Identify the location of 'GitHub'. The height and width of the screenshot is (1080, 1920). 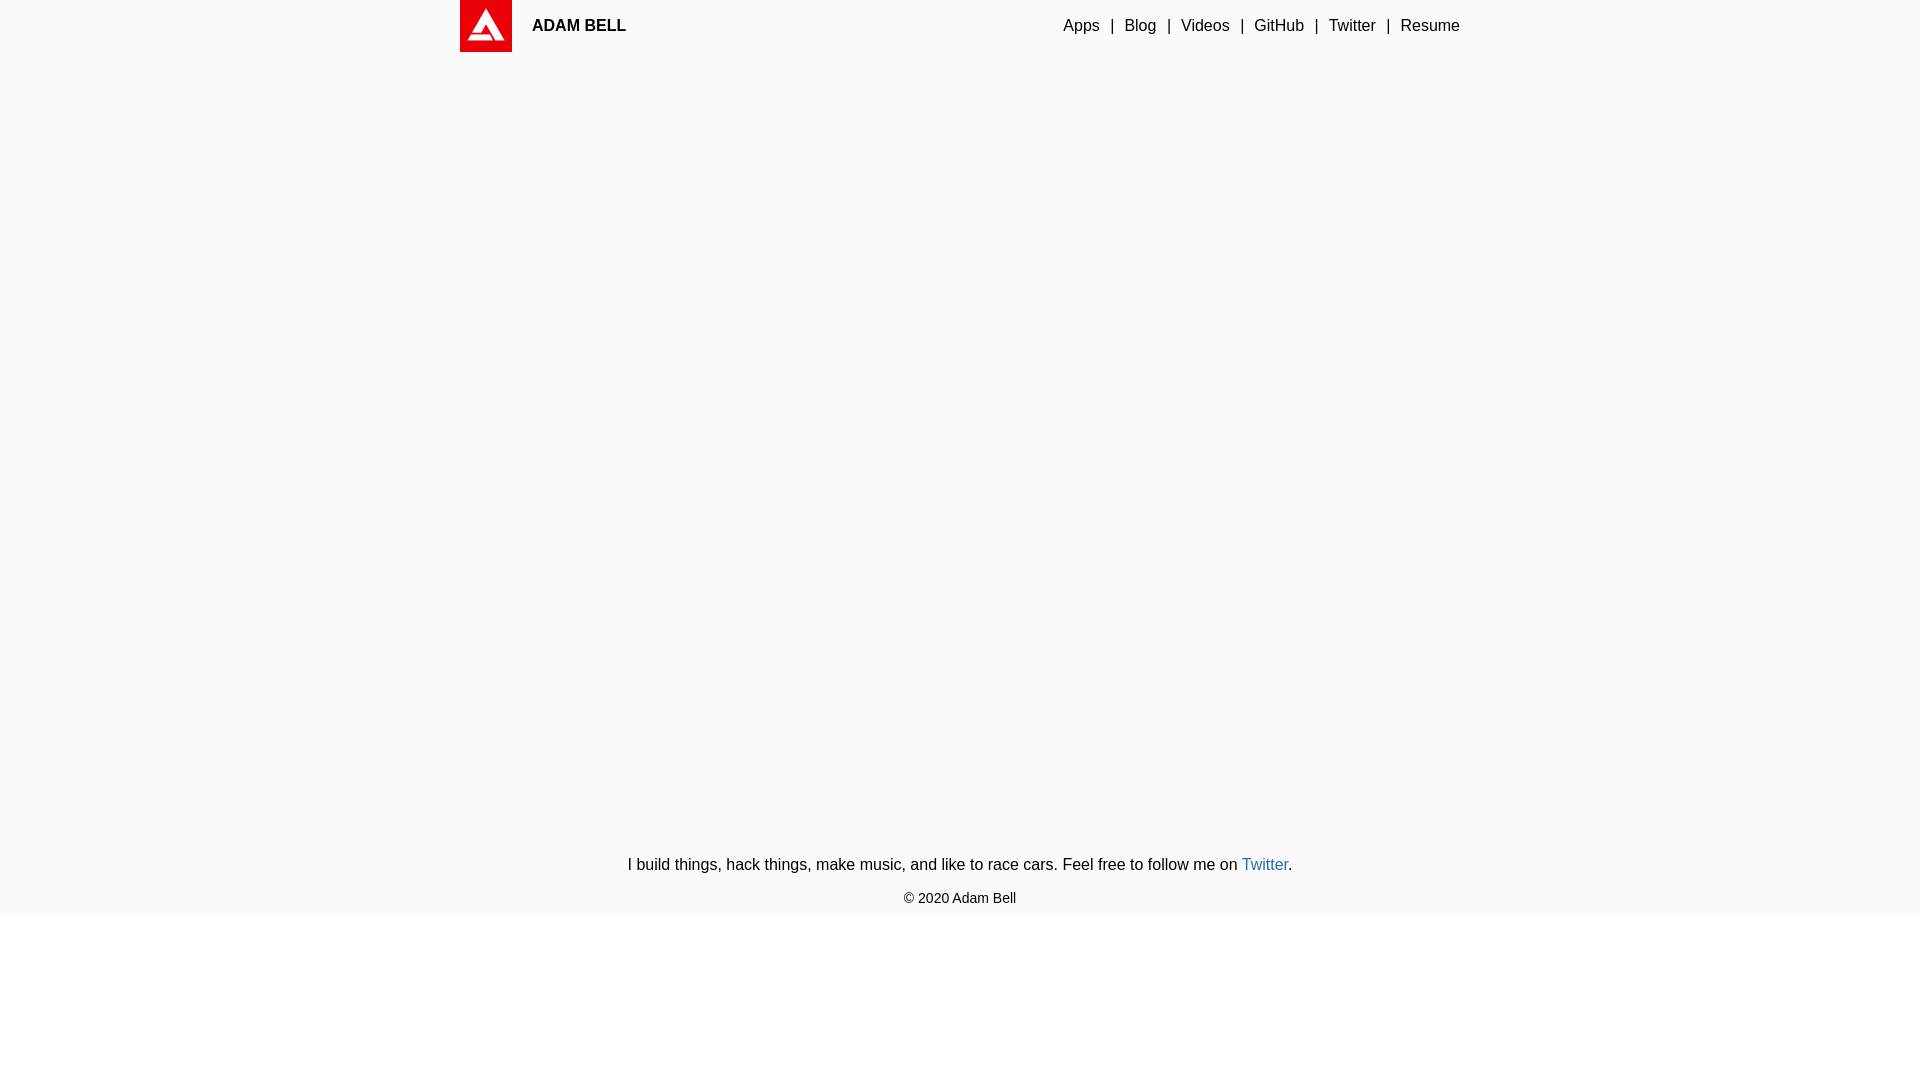
(1277, 25).